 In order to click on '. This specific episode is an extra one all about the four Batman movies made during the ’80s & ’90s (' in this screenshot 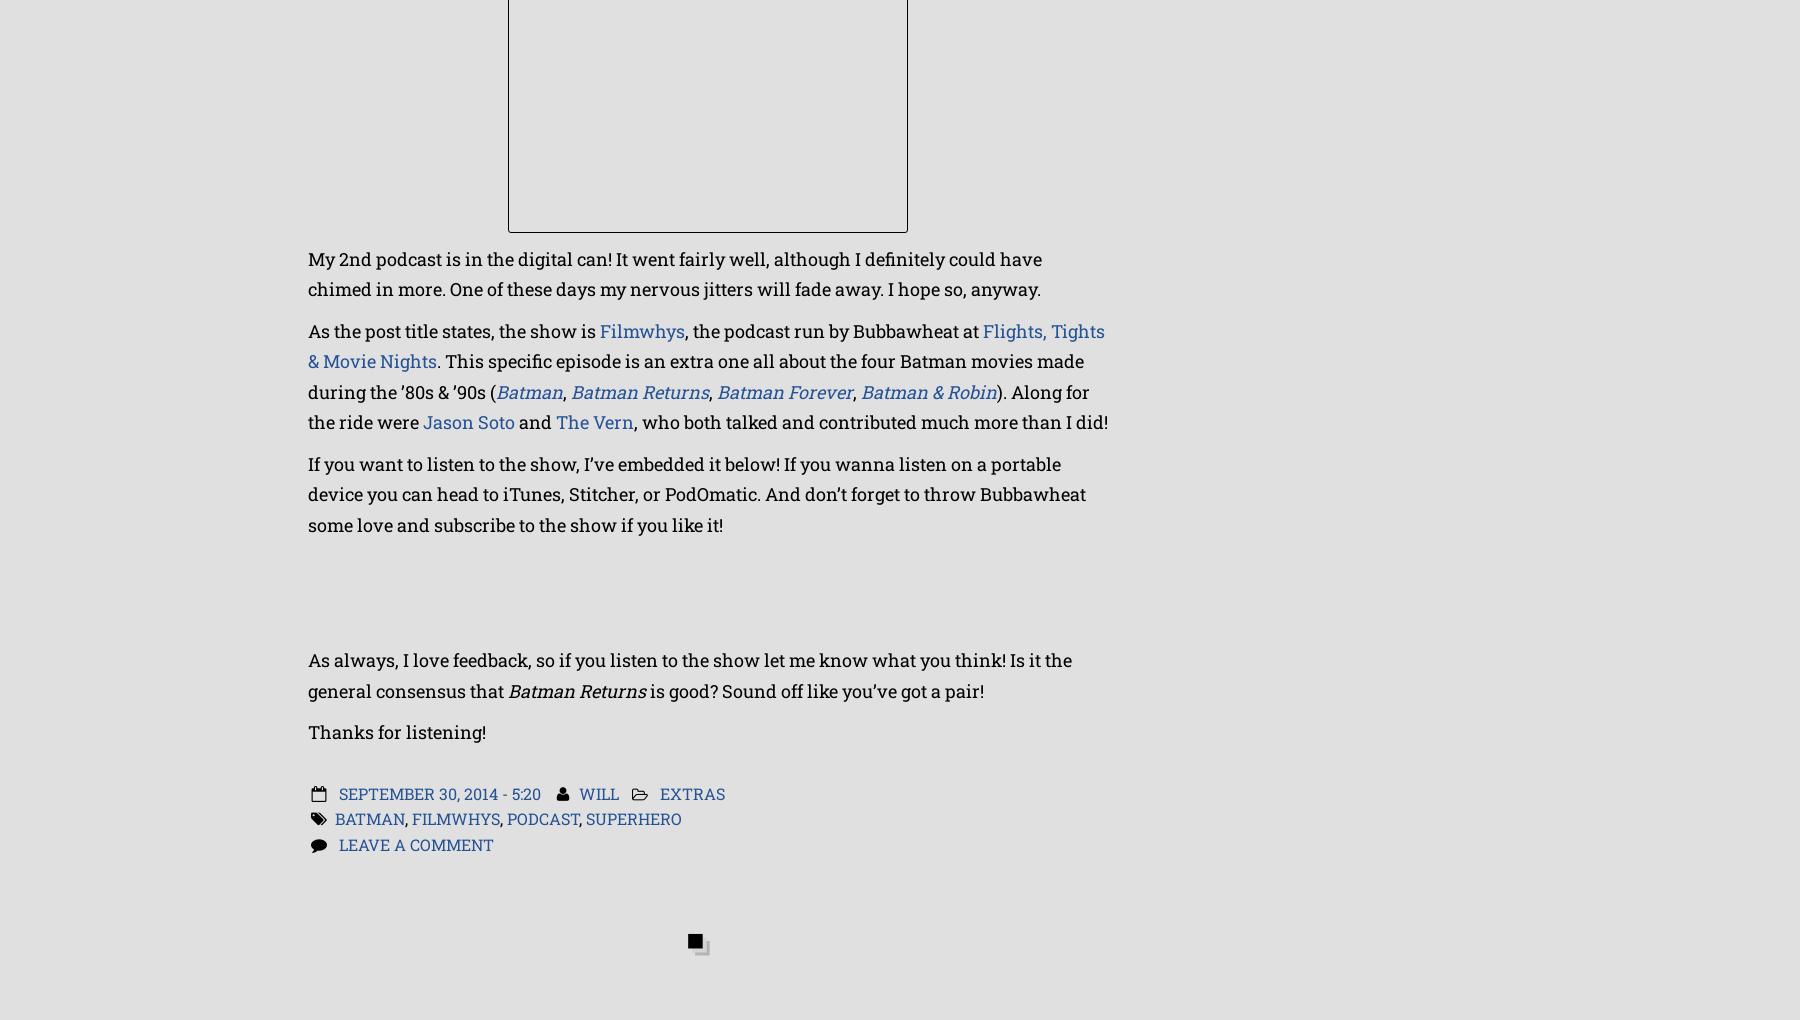, I will do `click(306, 374)`.